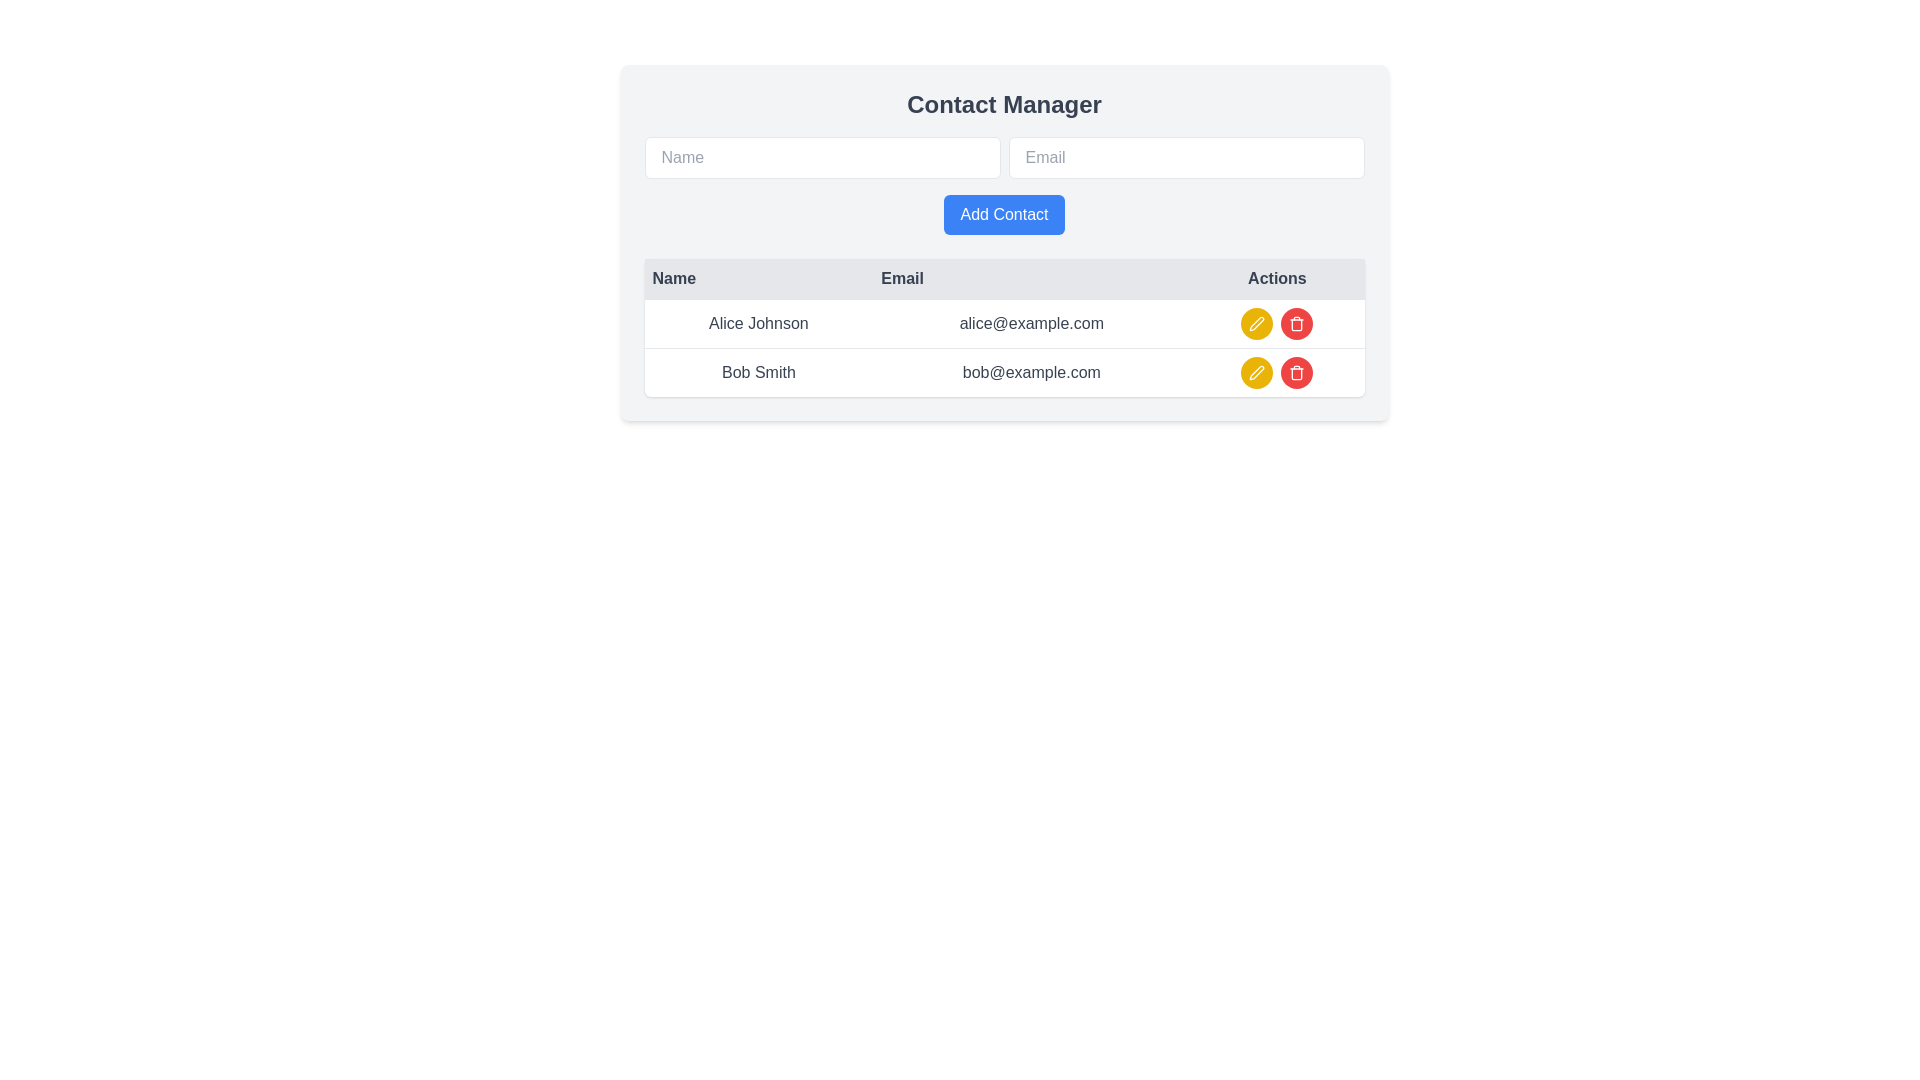 The width and height of the screenshot is (1920, 1080). Describe the element at coordinates (1256, 373) in the screenshot. I see `the edit icon button located in the second row of the table under the 'Actions' column` at that location.